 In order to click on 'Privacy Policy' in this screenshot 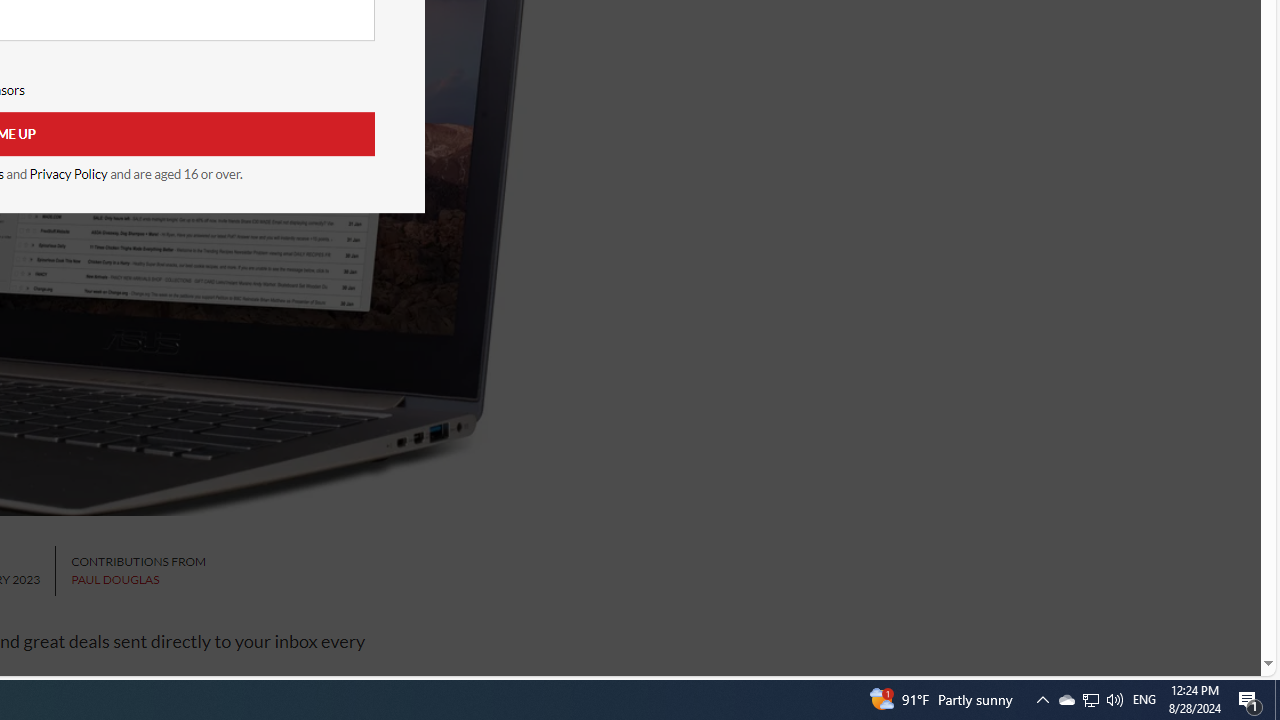, I will do `click(68, 173)`.